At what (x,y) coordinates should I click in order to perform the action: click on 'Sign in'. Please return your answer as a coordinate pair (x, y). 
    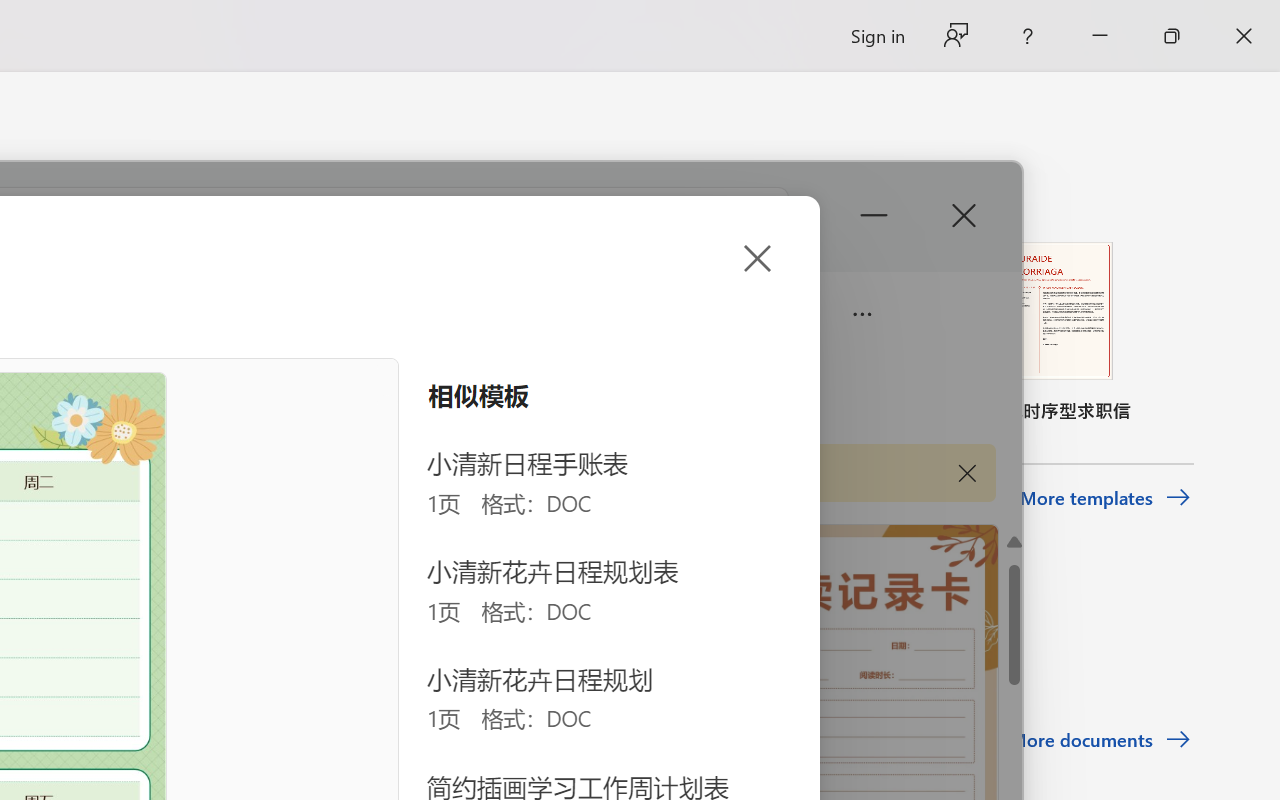
    Looking at the image, I should click on (876, 34).